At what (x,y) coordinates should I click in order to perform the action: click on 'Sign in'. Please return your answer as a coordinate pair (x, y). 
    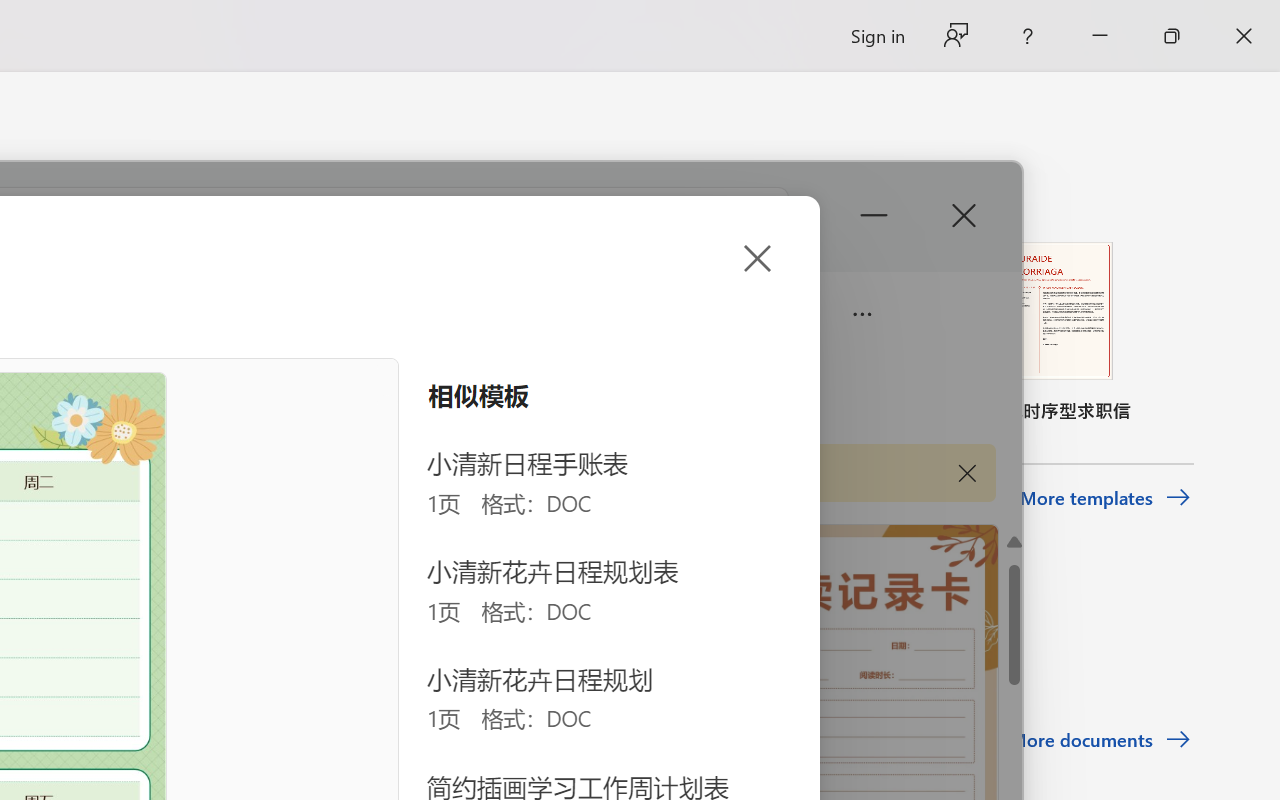
    Looking at the image, I should click on (876, 34).